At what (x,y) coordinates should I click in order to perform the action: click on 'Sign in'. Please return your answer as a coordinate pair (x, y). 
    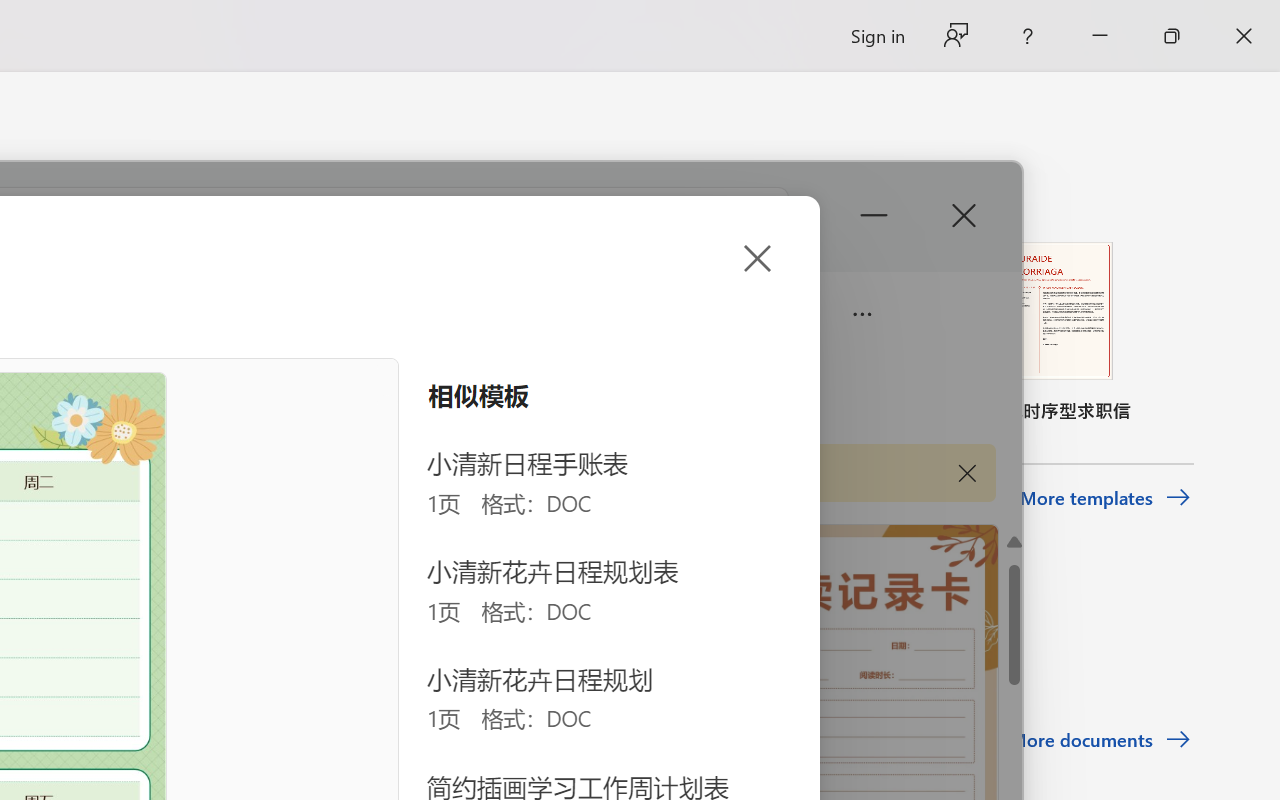
    Looking at the image, I should click on (876, 34).